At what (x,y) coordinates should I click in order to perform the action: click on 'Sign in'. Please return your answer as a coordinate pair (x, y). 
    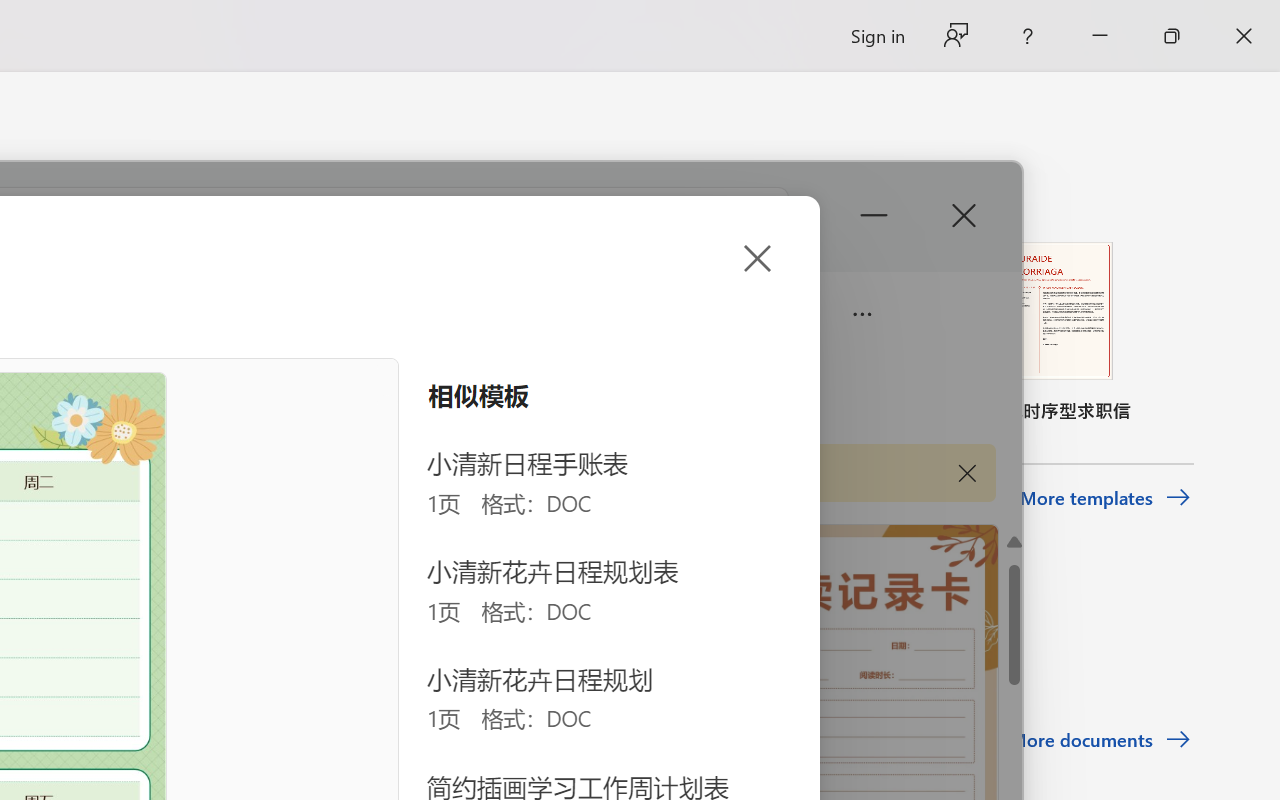
    Looking at the image, I should click on (876, 34).